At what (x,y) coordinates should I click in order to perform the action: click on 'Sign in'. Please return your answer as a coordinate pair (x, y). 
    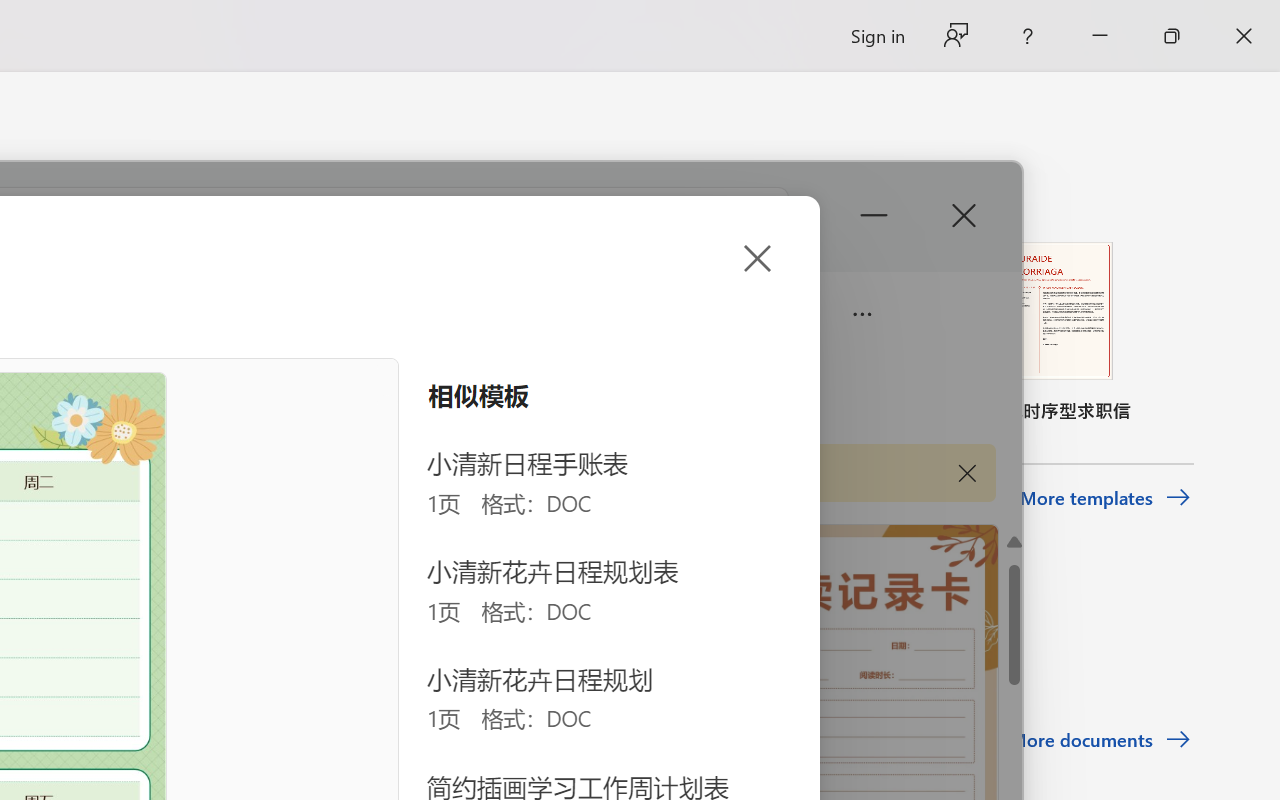
    Looking at the image, I should click on (876, 34).